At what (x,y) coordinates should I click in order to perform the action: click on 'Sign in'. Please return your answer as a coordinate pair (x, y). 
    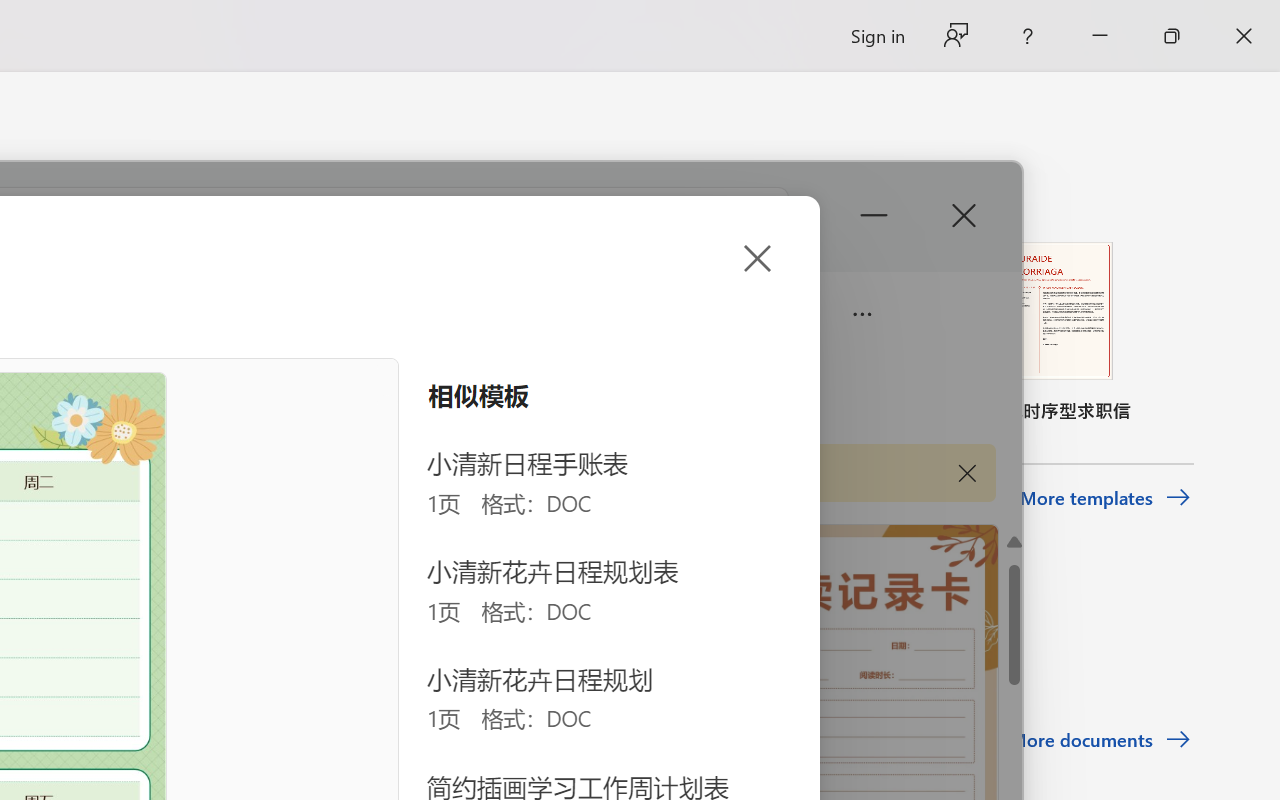
    Looking at the image, I should click on (876, 34).